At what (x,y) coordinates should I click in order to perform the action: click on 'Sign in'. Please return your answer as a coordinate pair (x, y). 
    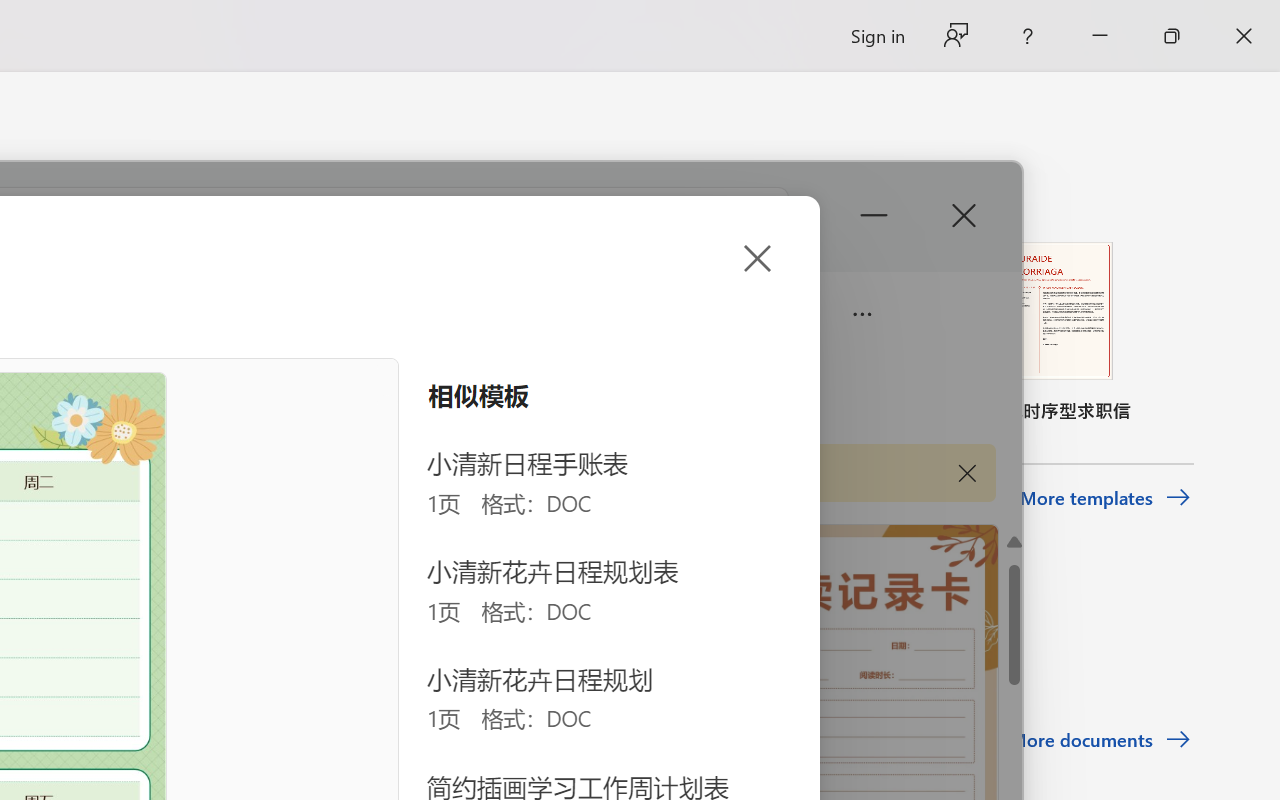
    Looking at the image, I should click on (876, 34).